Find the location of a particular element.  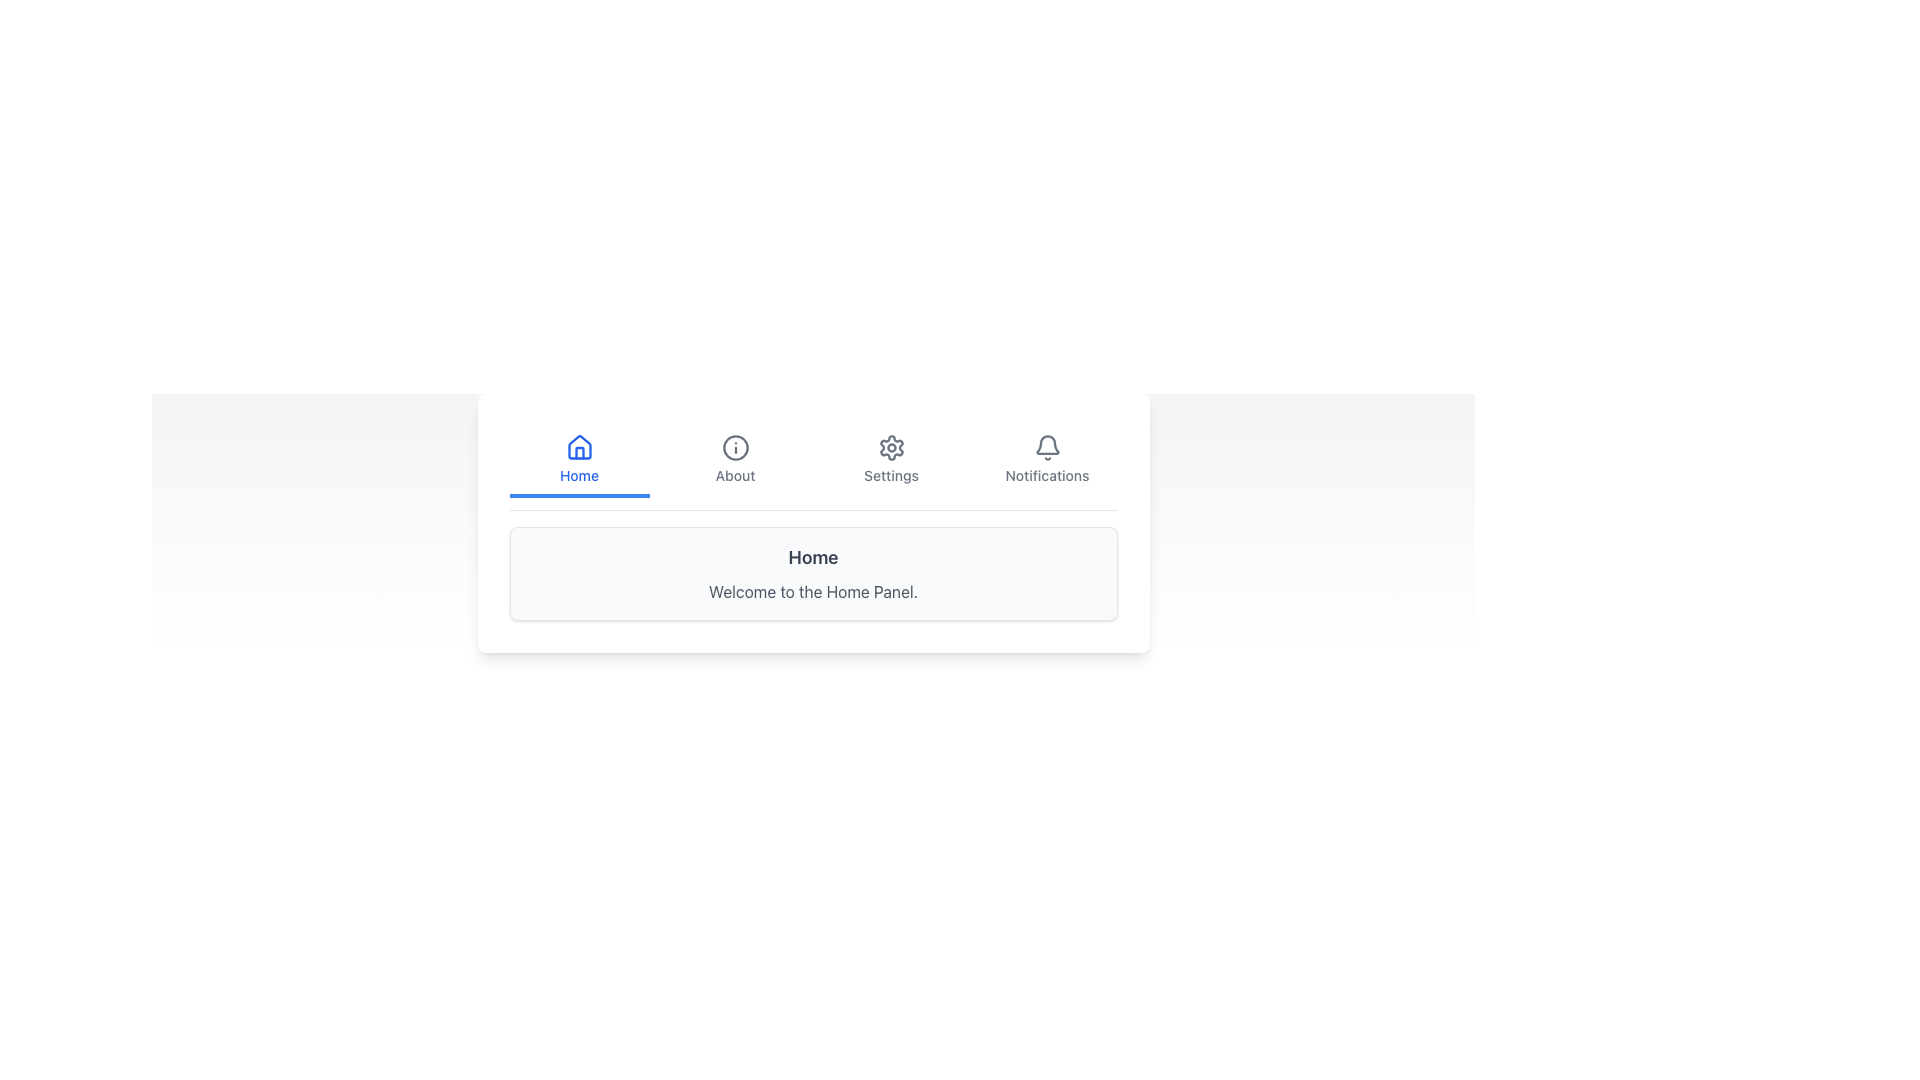

the lower part of the house icon represented by the SVG element, which serves as a symbolic representation for 'Home' in the user interface is located at coordinates (578, 446).